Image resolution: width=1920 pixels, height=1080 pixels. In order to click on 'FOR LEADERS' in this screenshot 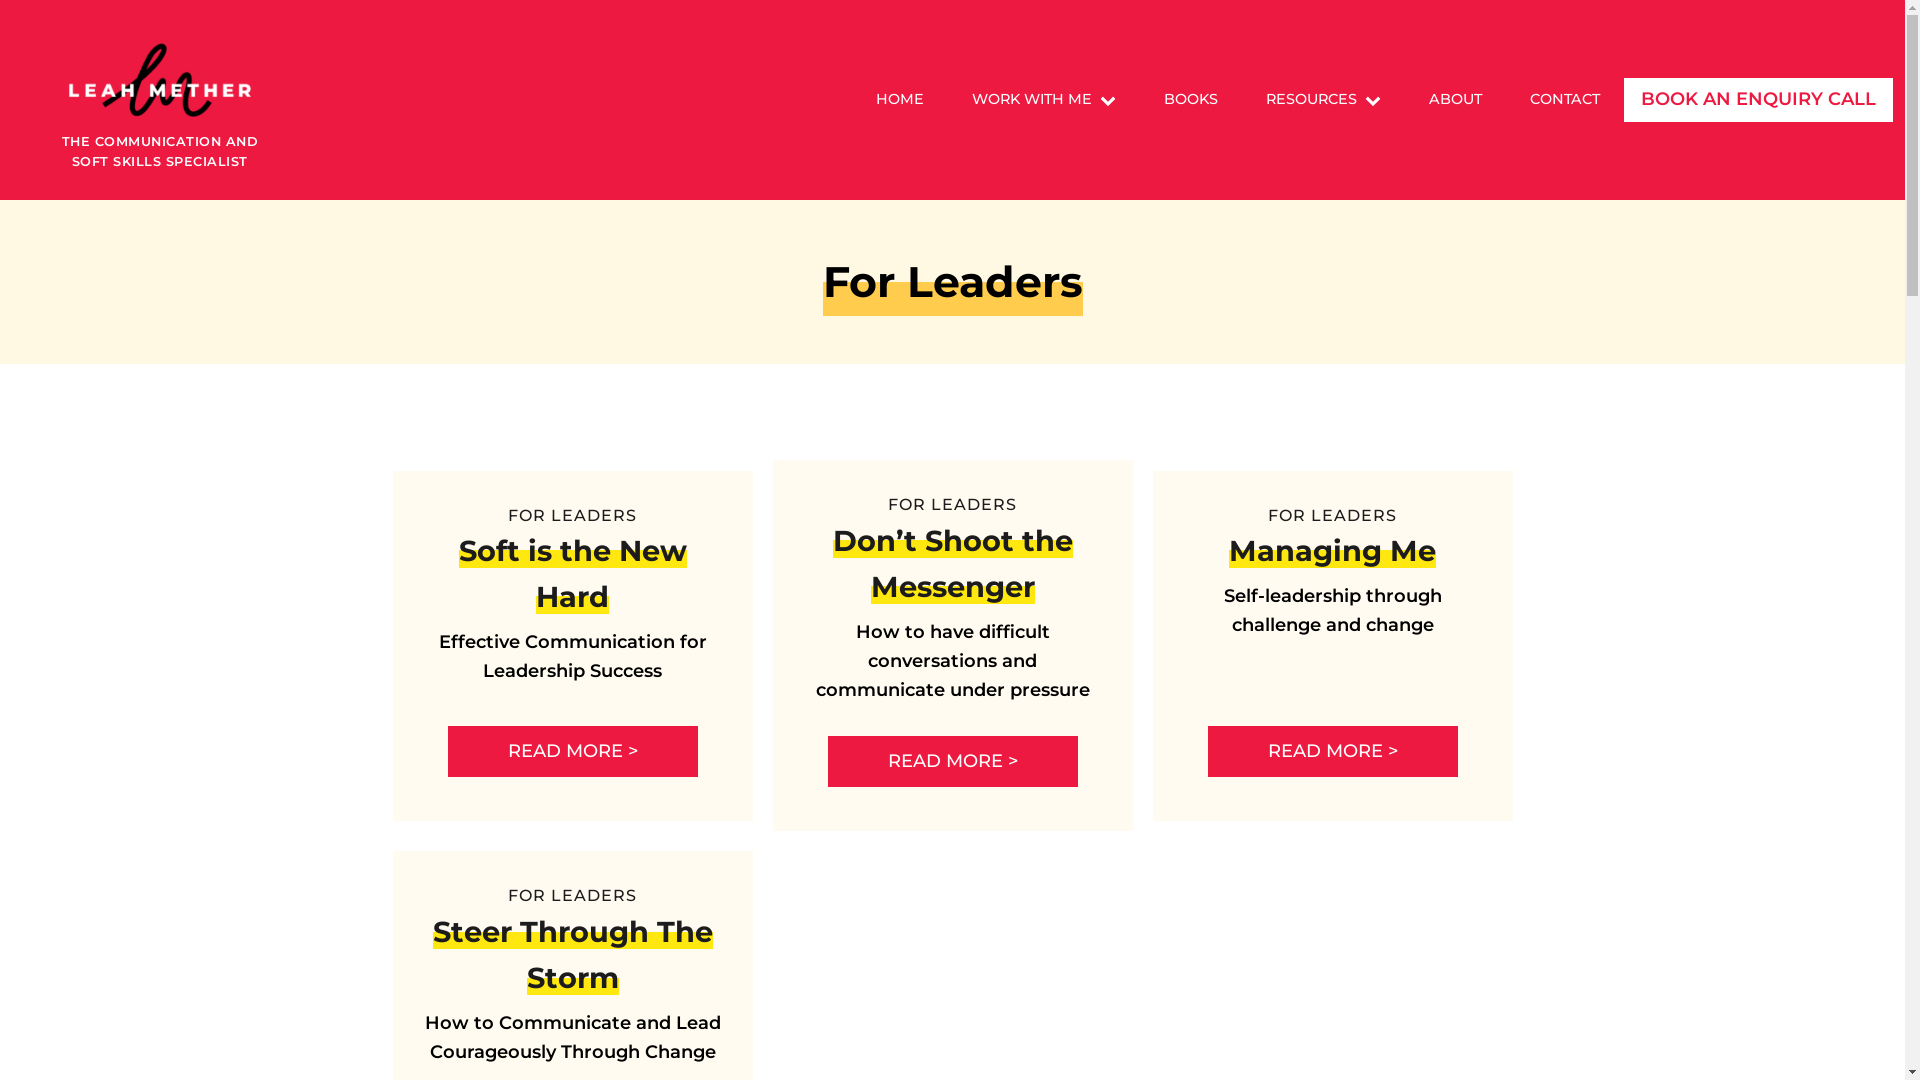, I will do `click(951, 503)`.